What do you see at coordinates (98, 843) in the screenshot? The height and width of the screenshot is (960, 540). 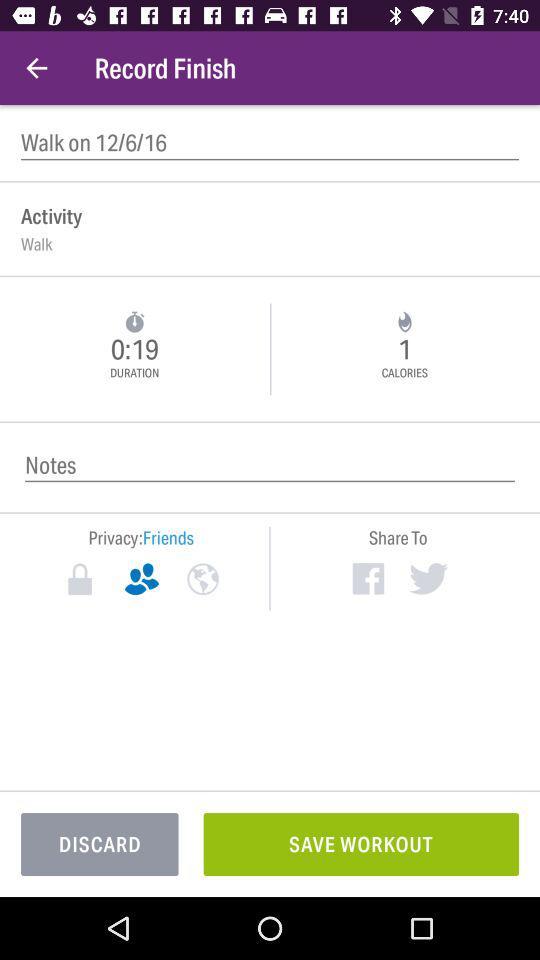 I see `the item to the left of the save workout item` at bounding box center [98, 843].